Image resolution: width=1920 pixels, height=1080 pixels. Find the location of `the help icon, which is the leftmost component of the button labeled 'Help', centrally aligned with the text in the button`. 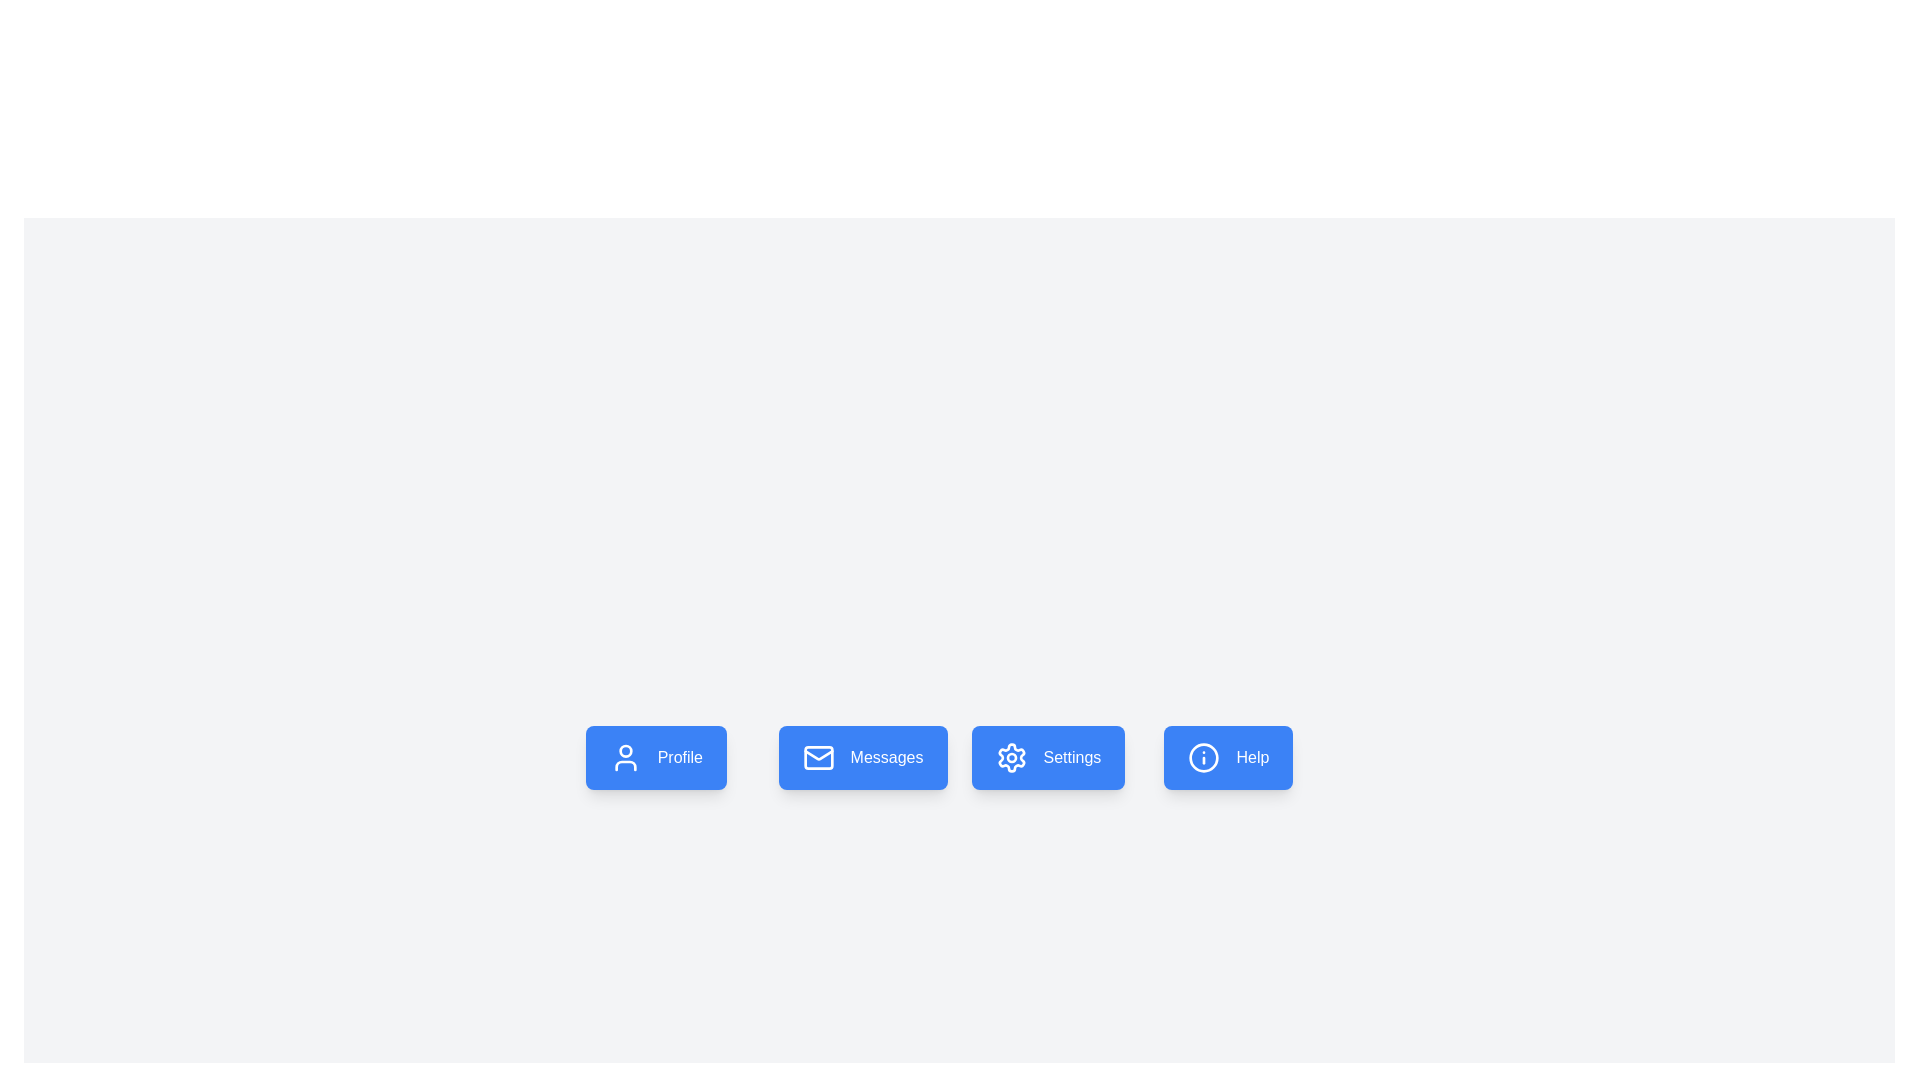

the help icon, which is the leftmost component of the button labeled 'Help', centrally aligned with the text in the button is located at coordinates (1203, 758).